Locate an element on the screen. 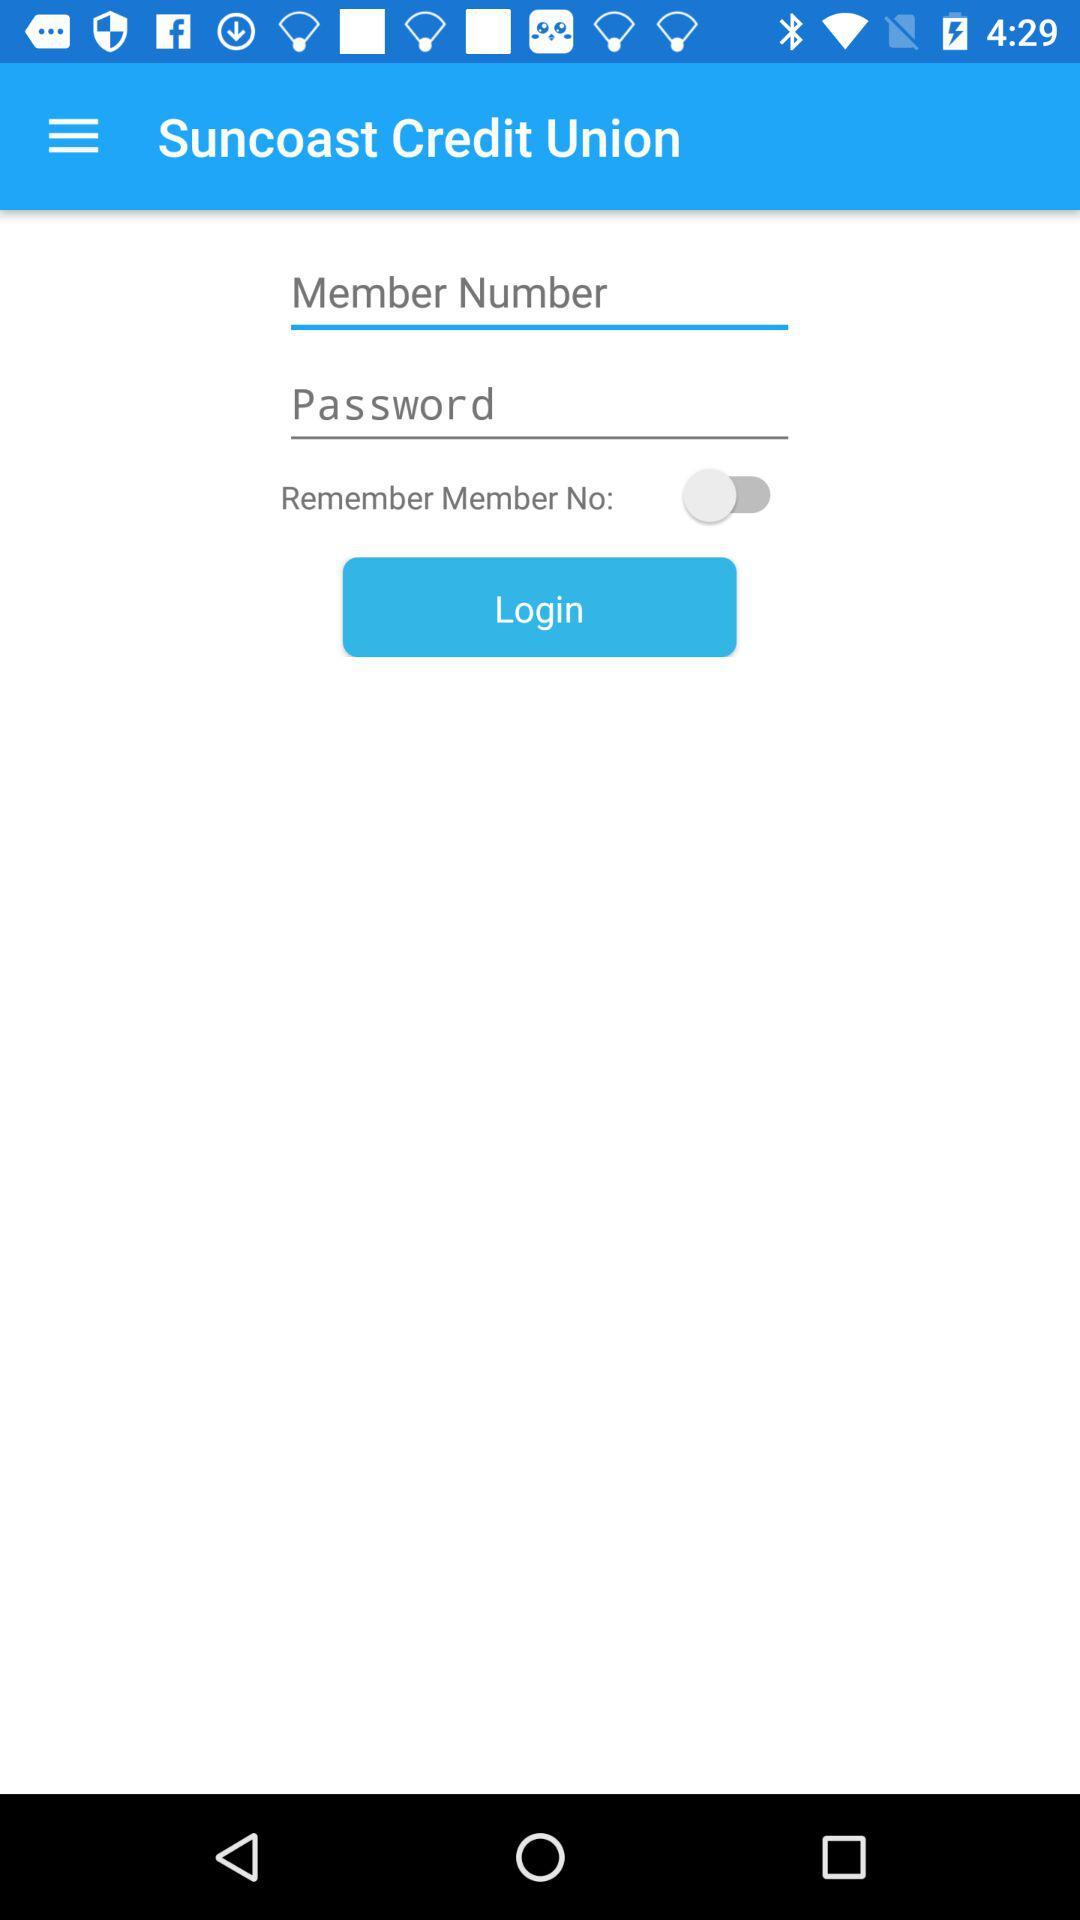  insert password for login is located at coordinates (538, 402).